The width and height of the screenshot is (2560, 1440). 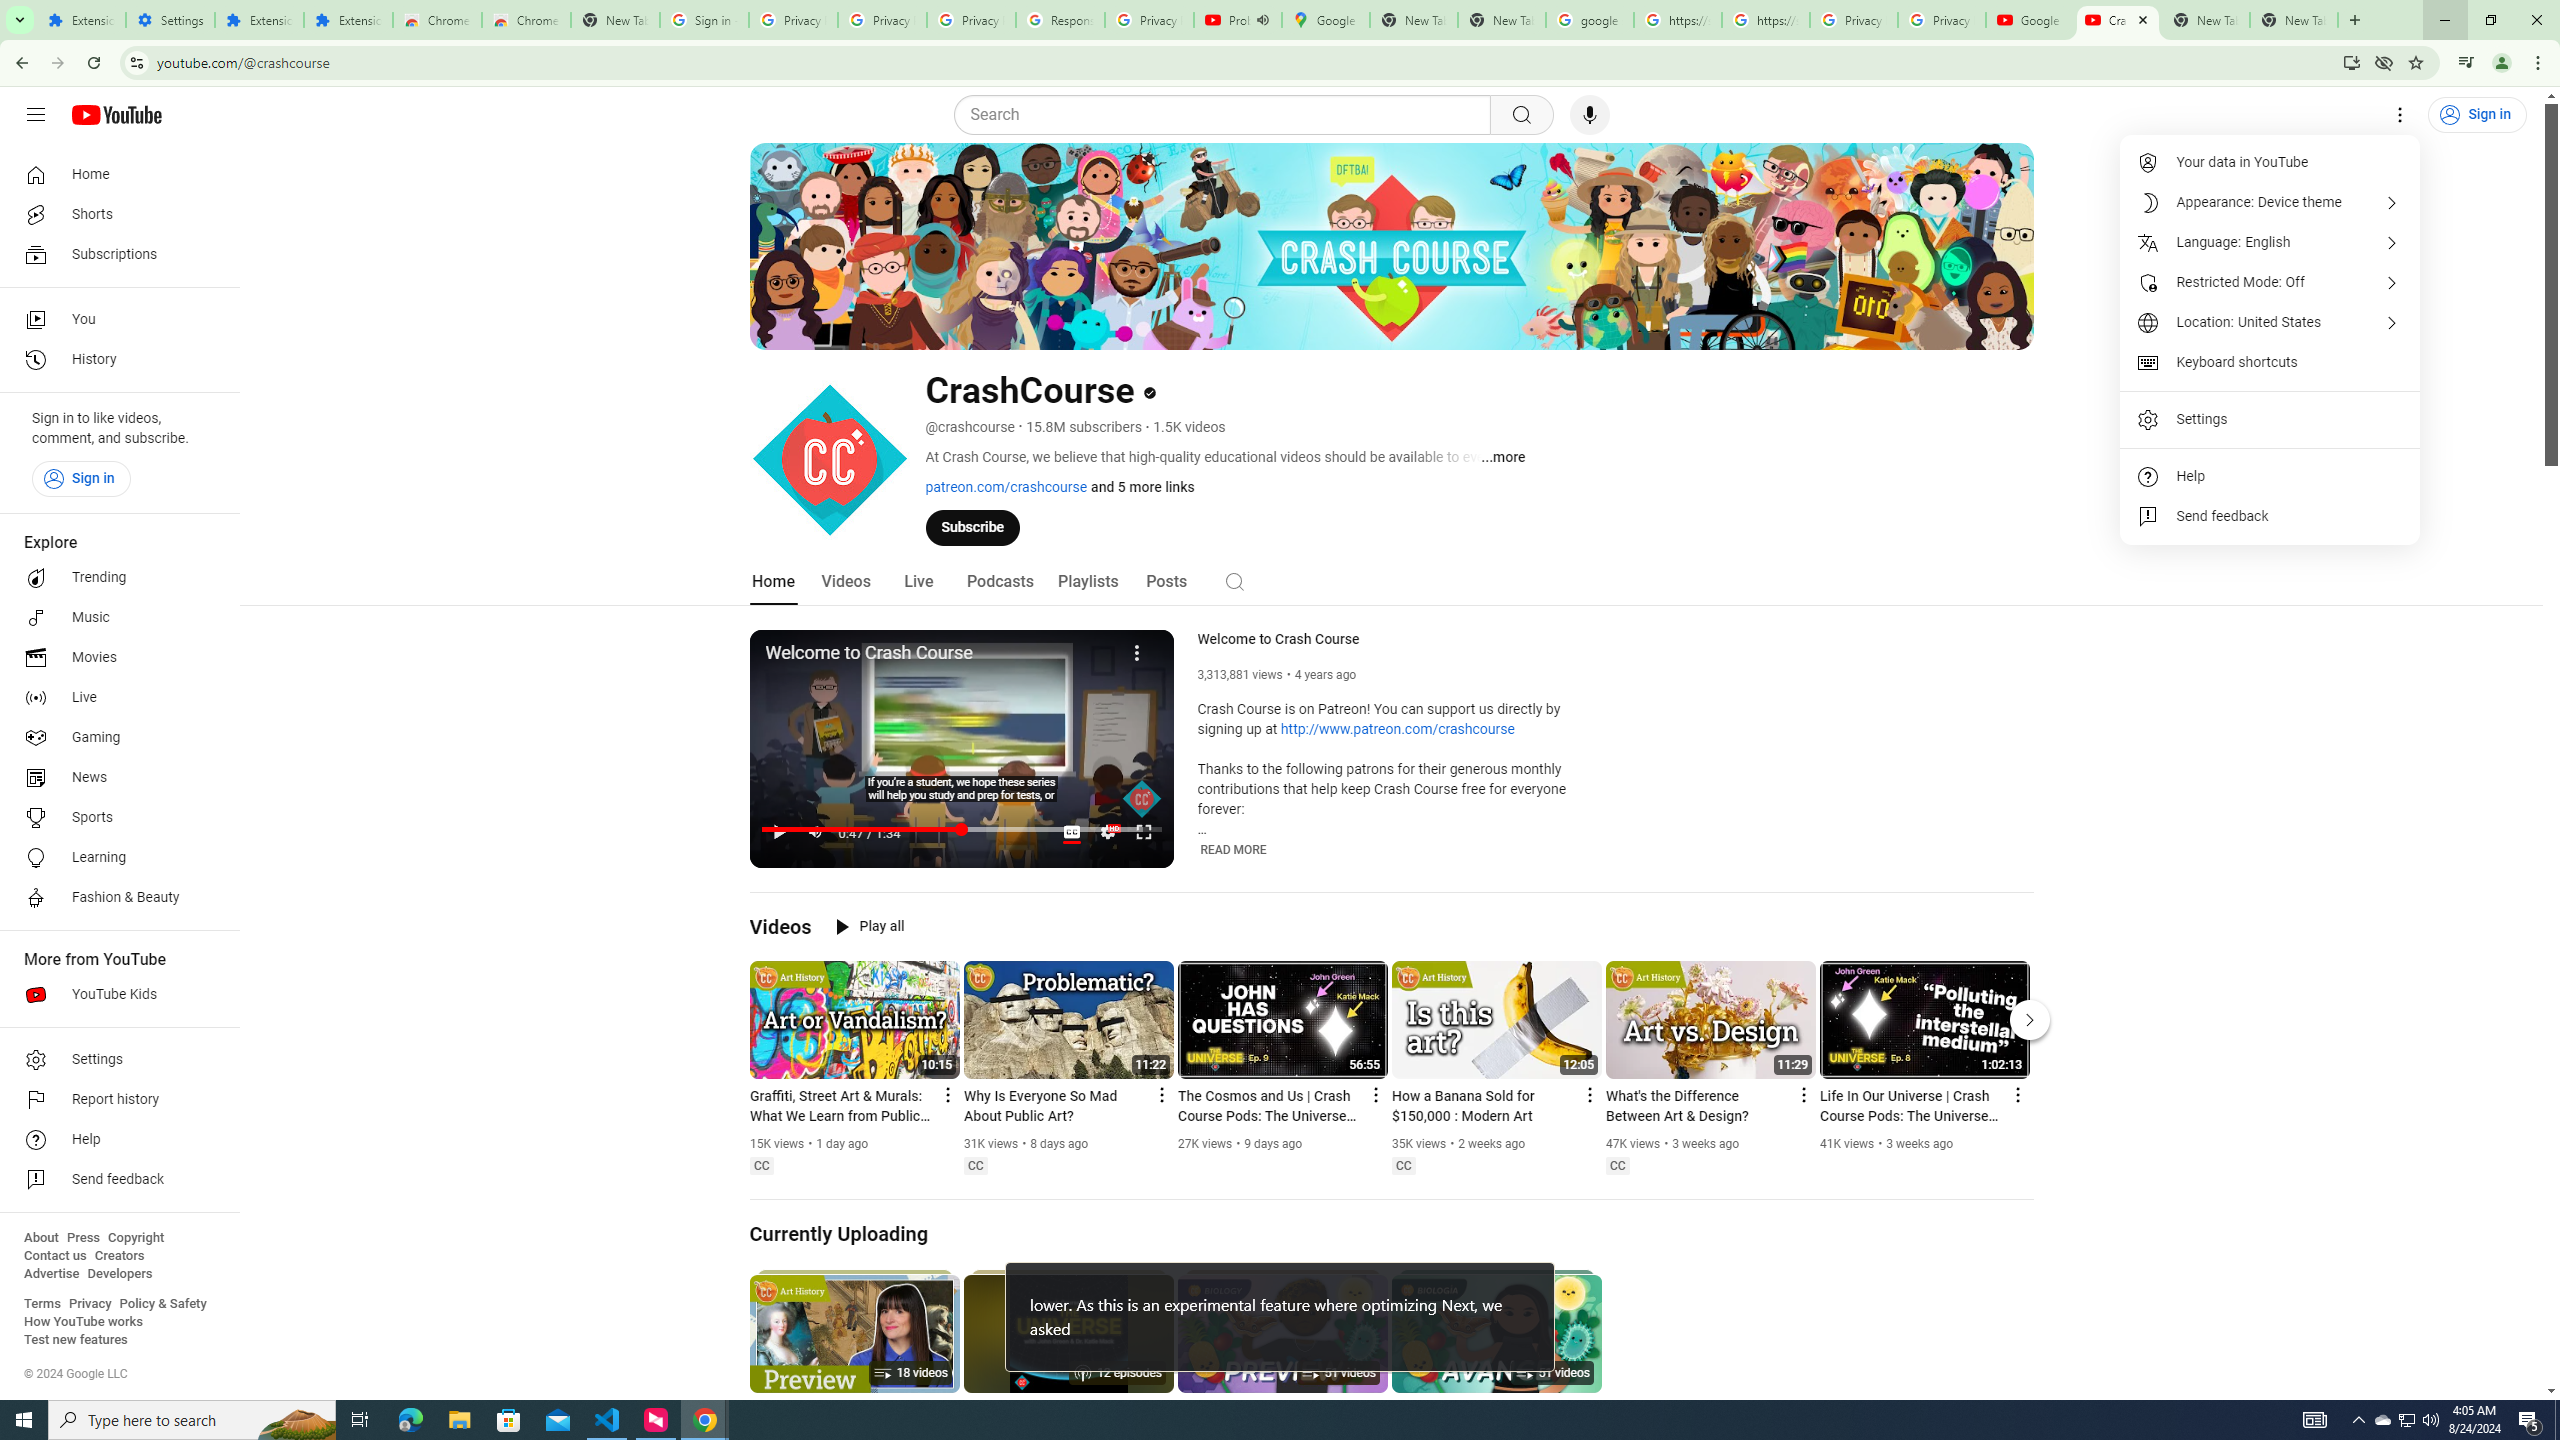 What do you see at coordinates (778, 831) in the screenshot?
I see `'Pause (k)'` at bounding box center [778, 831].